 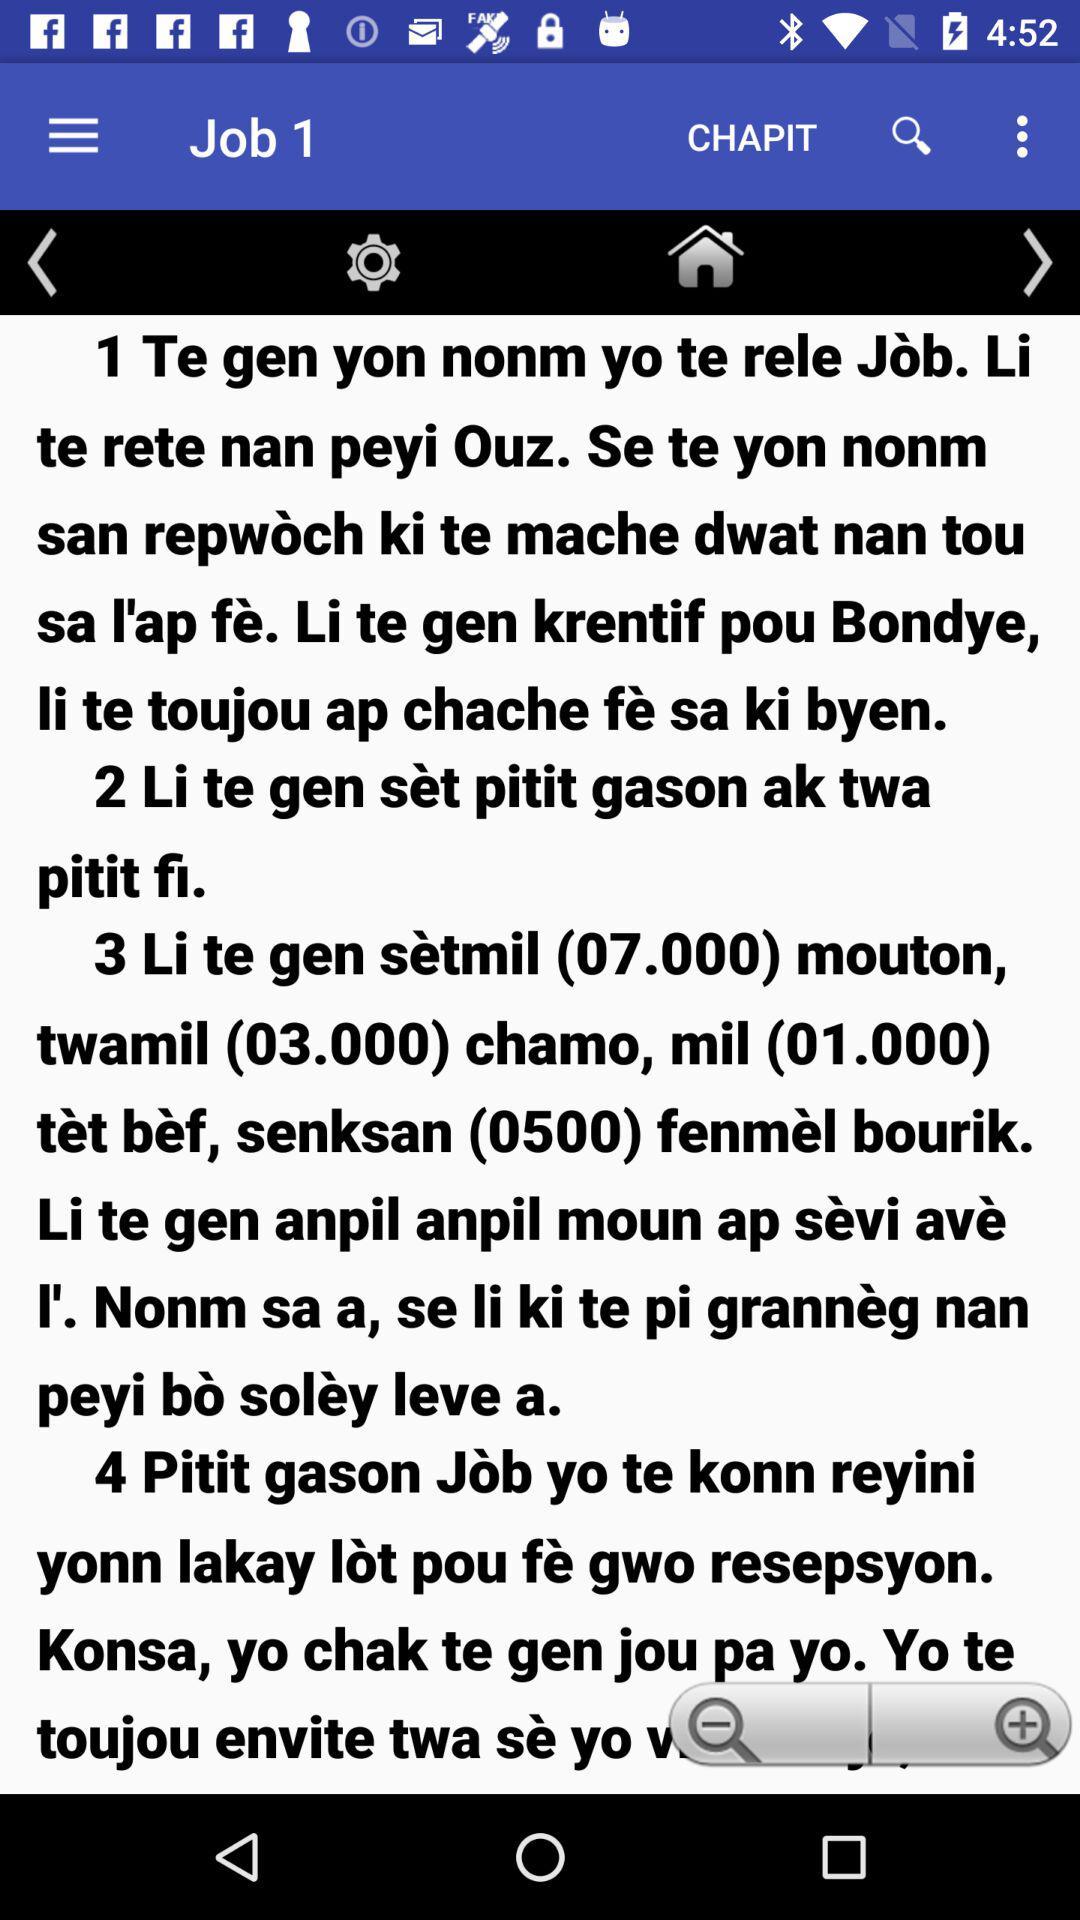 What do you see at coordinates (752, 135) in the screenshot?
I see `the chapit icon` at bounding box center [752, 135].